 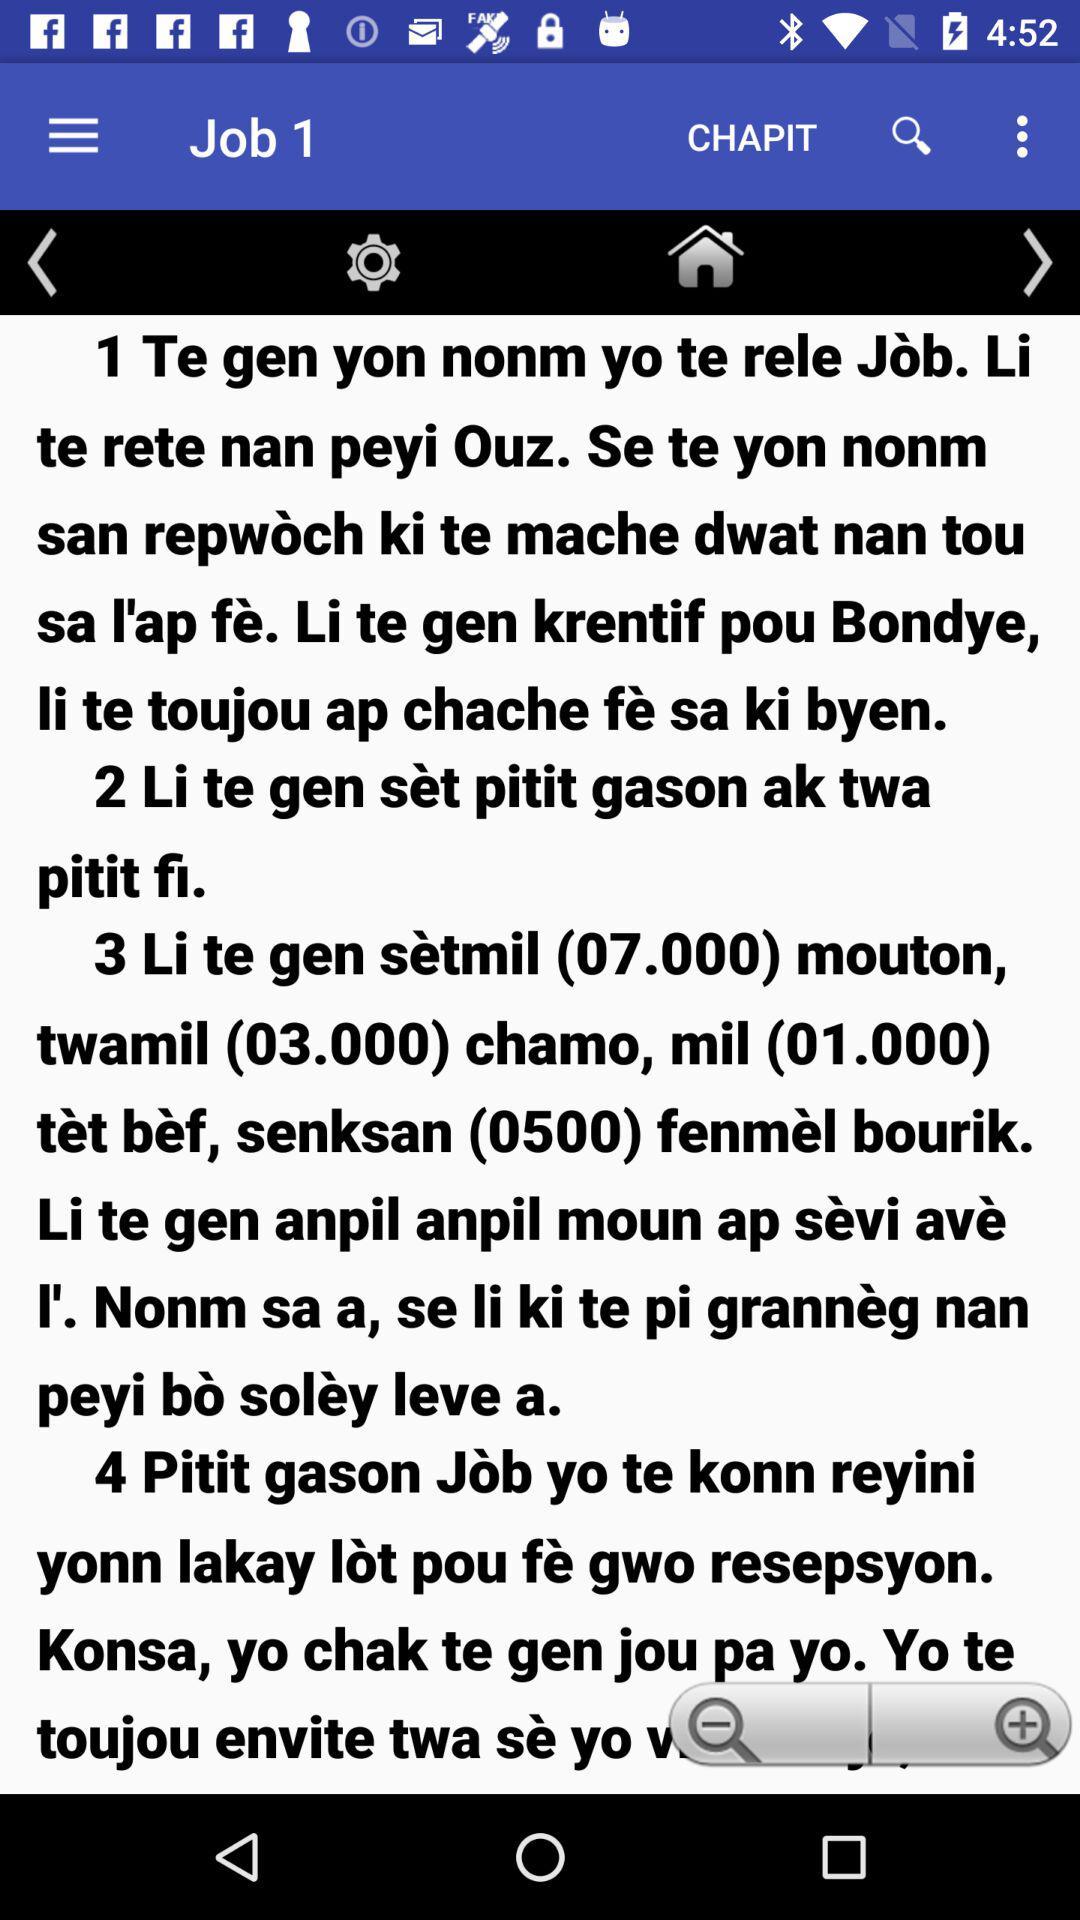 What do you see at coordinates (752, 135) in the screenshot?
I see `the chapit icon` at bounding box center [752, 135].